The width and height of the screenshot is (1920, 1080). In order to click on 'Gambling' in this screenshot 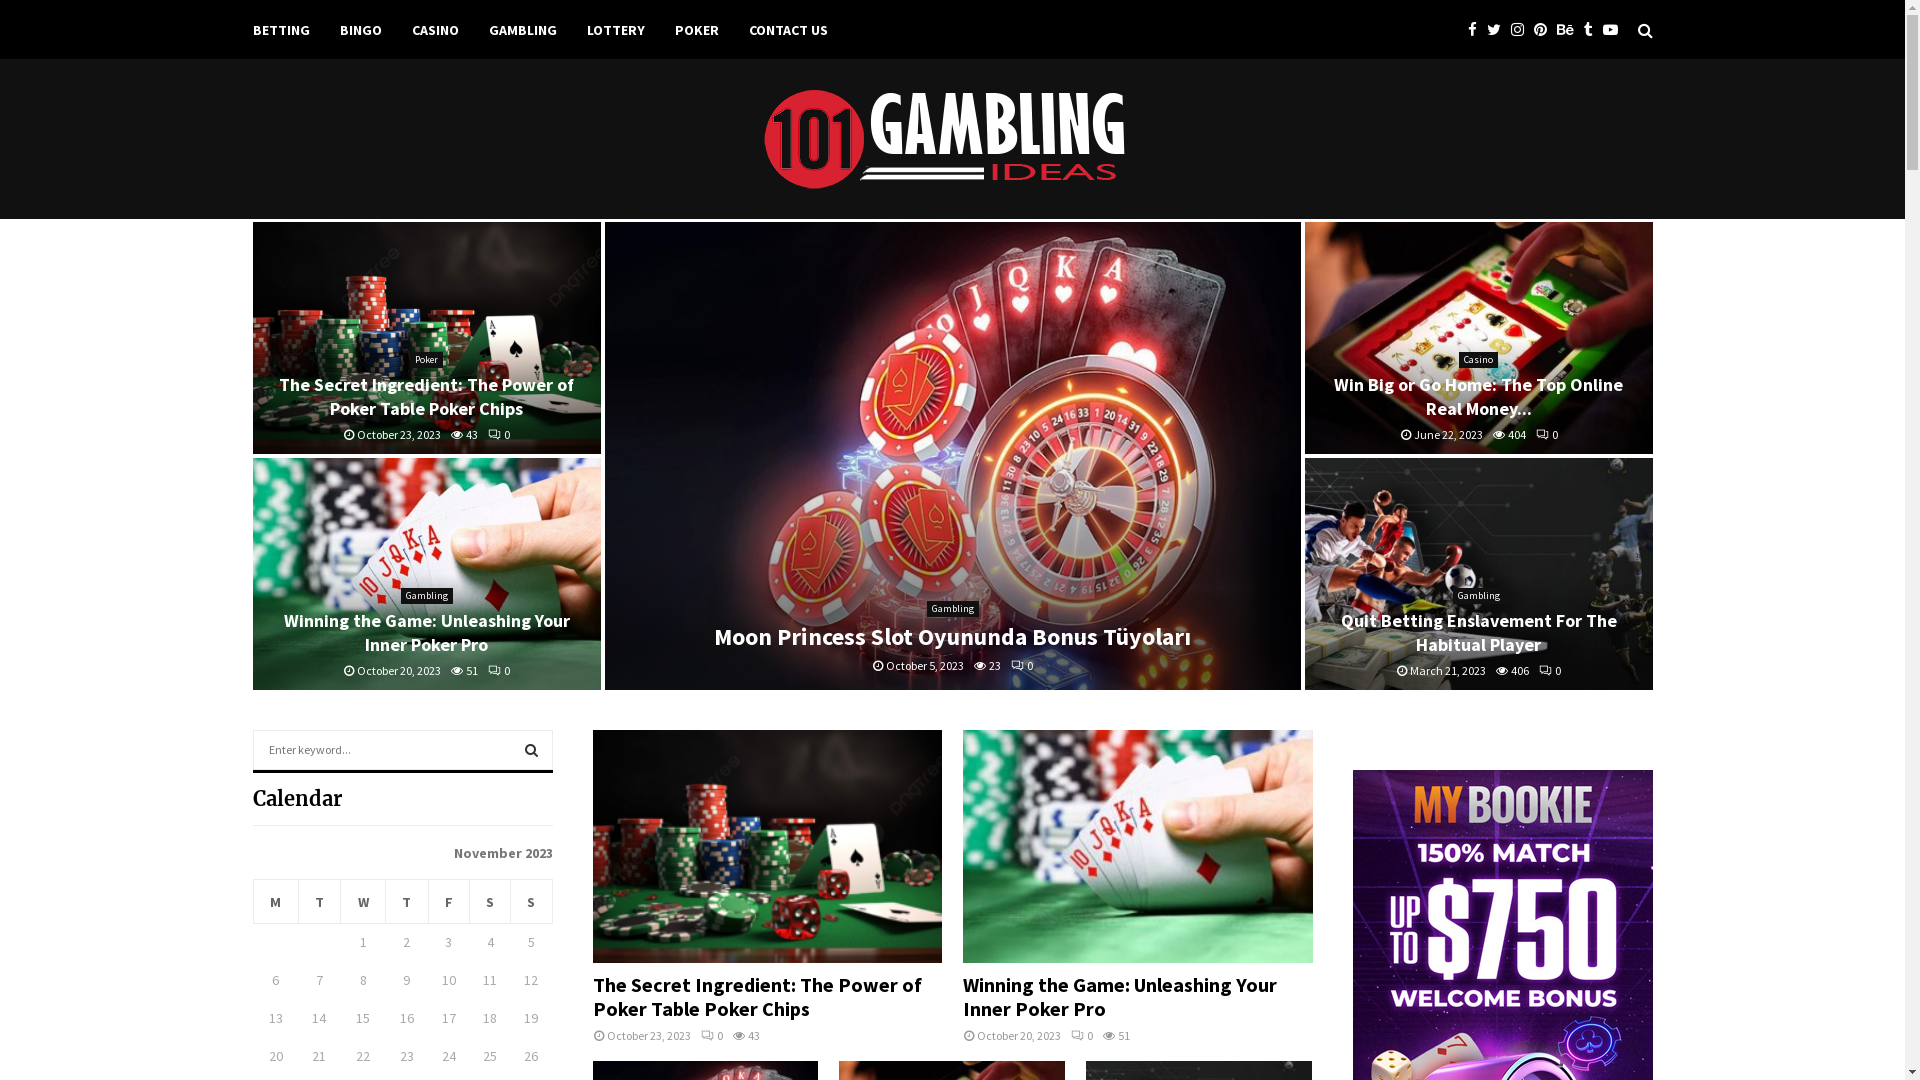, I will do `click(425, 595)`.